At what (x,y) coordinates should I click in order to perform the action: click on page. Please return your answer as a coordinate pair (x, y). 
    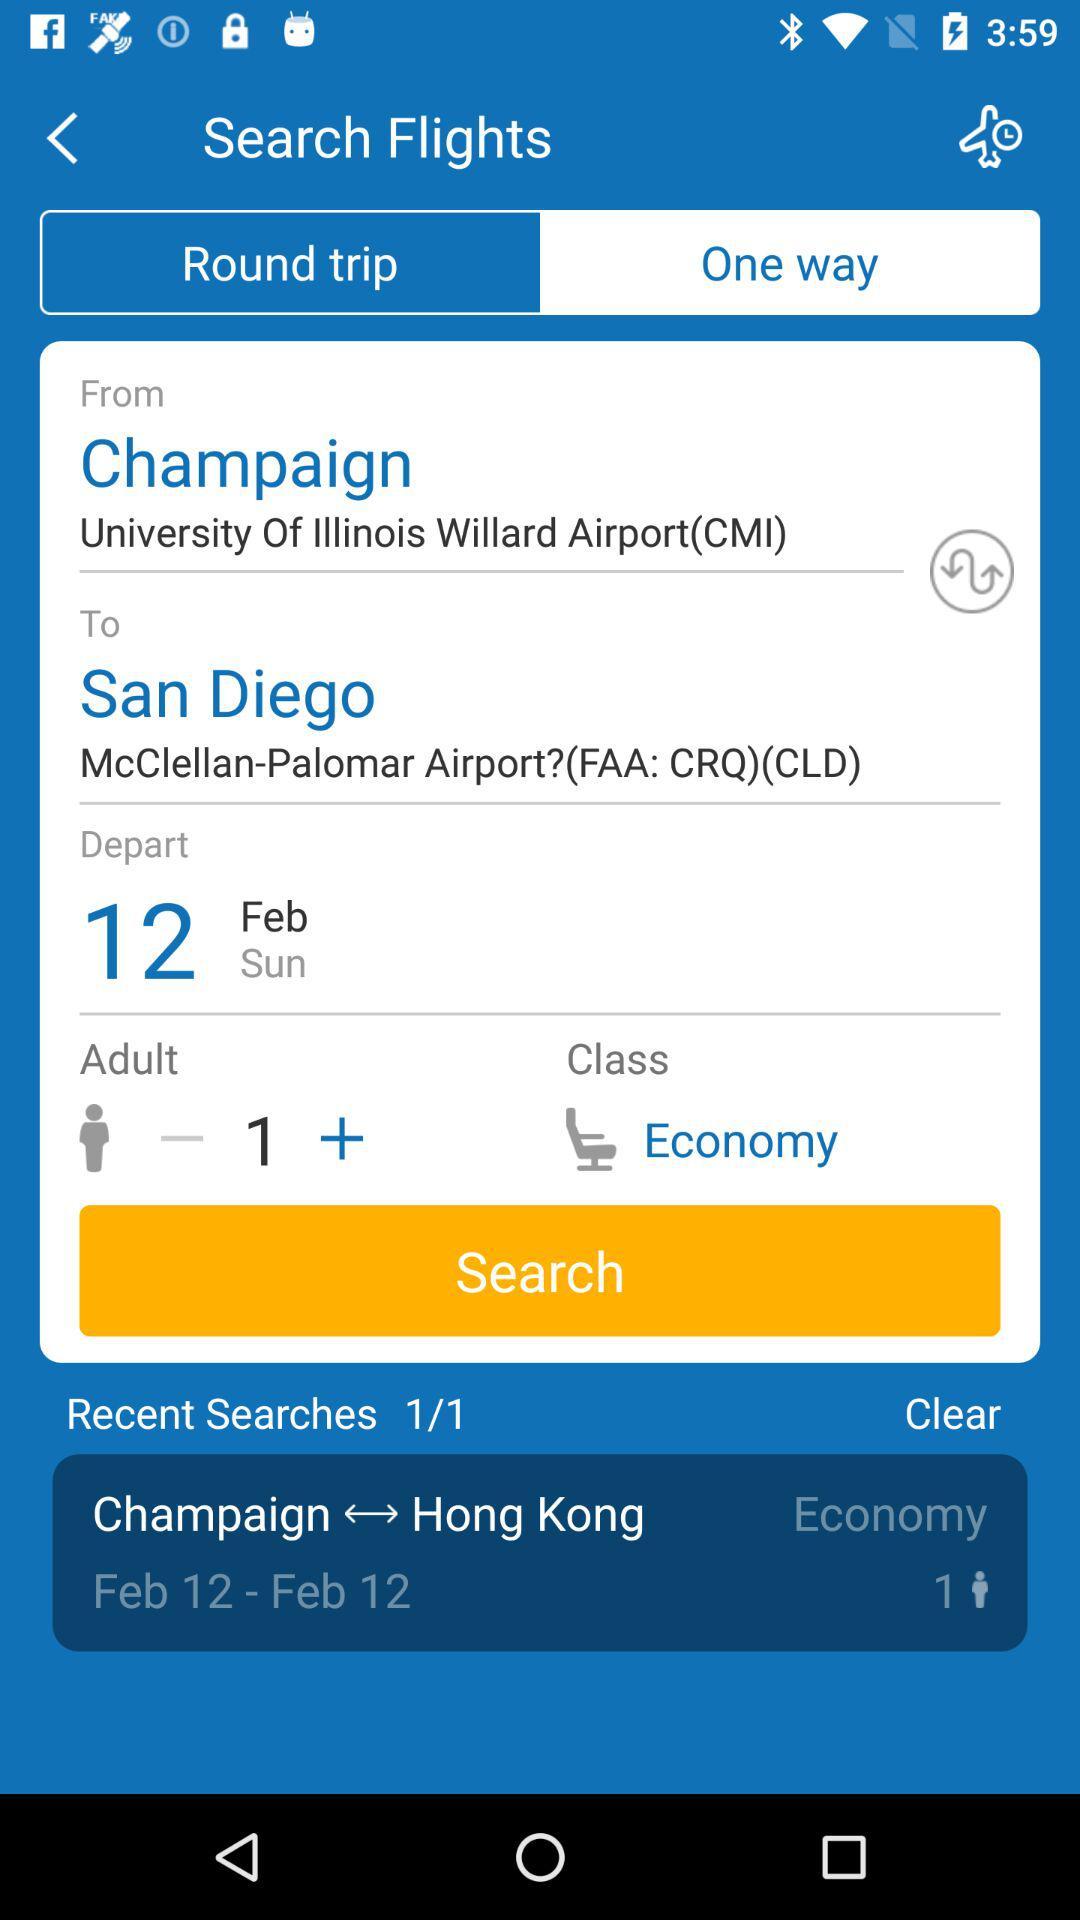
    Looking at the image, I should click on (971, 570).